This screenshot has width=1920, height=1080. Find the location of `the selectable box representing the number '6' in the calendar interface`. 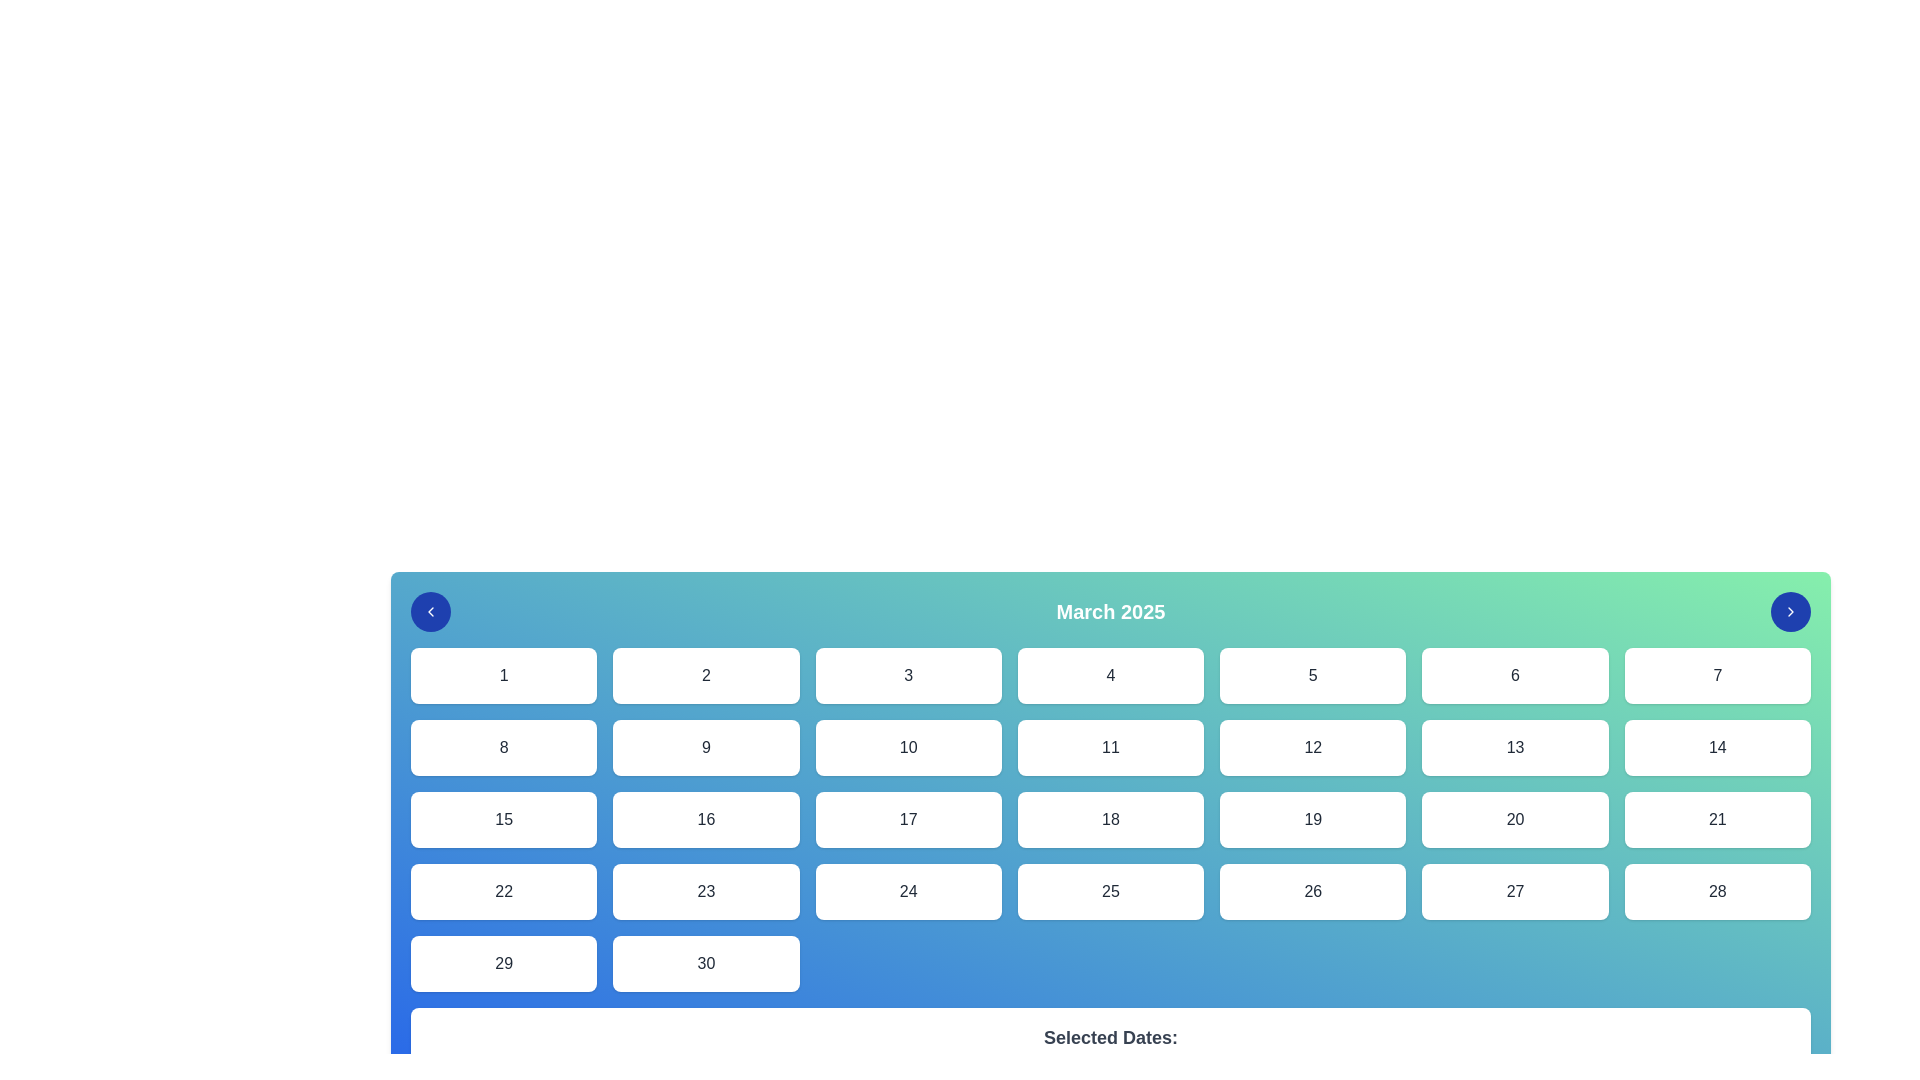

the selectable box representing the number '6' in the calendar interface is located at coordinates (1515, 675).